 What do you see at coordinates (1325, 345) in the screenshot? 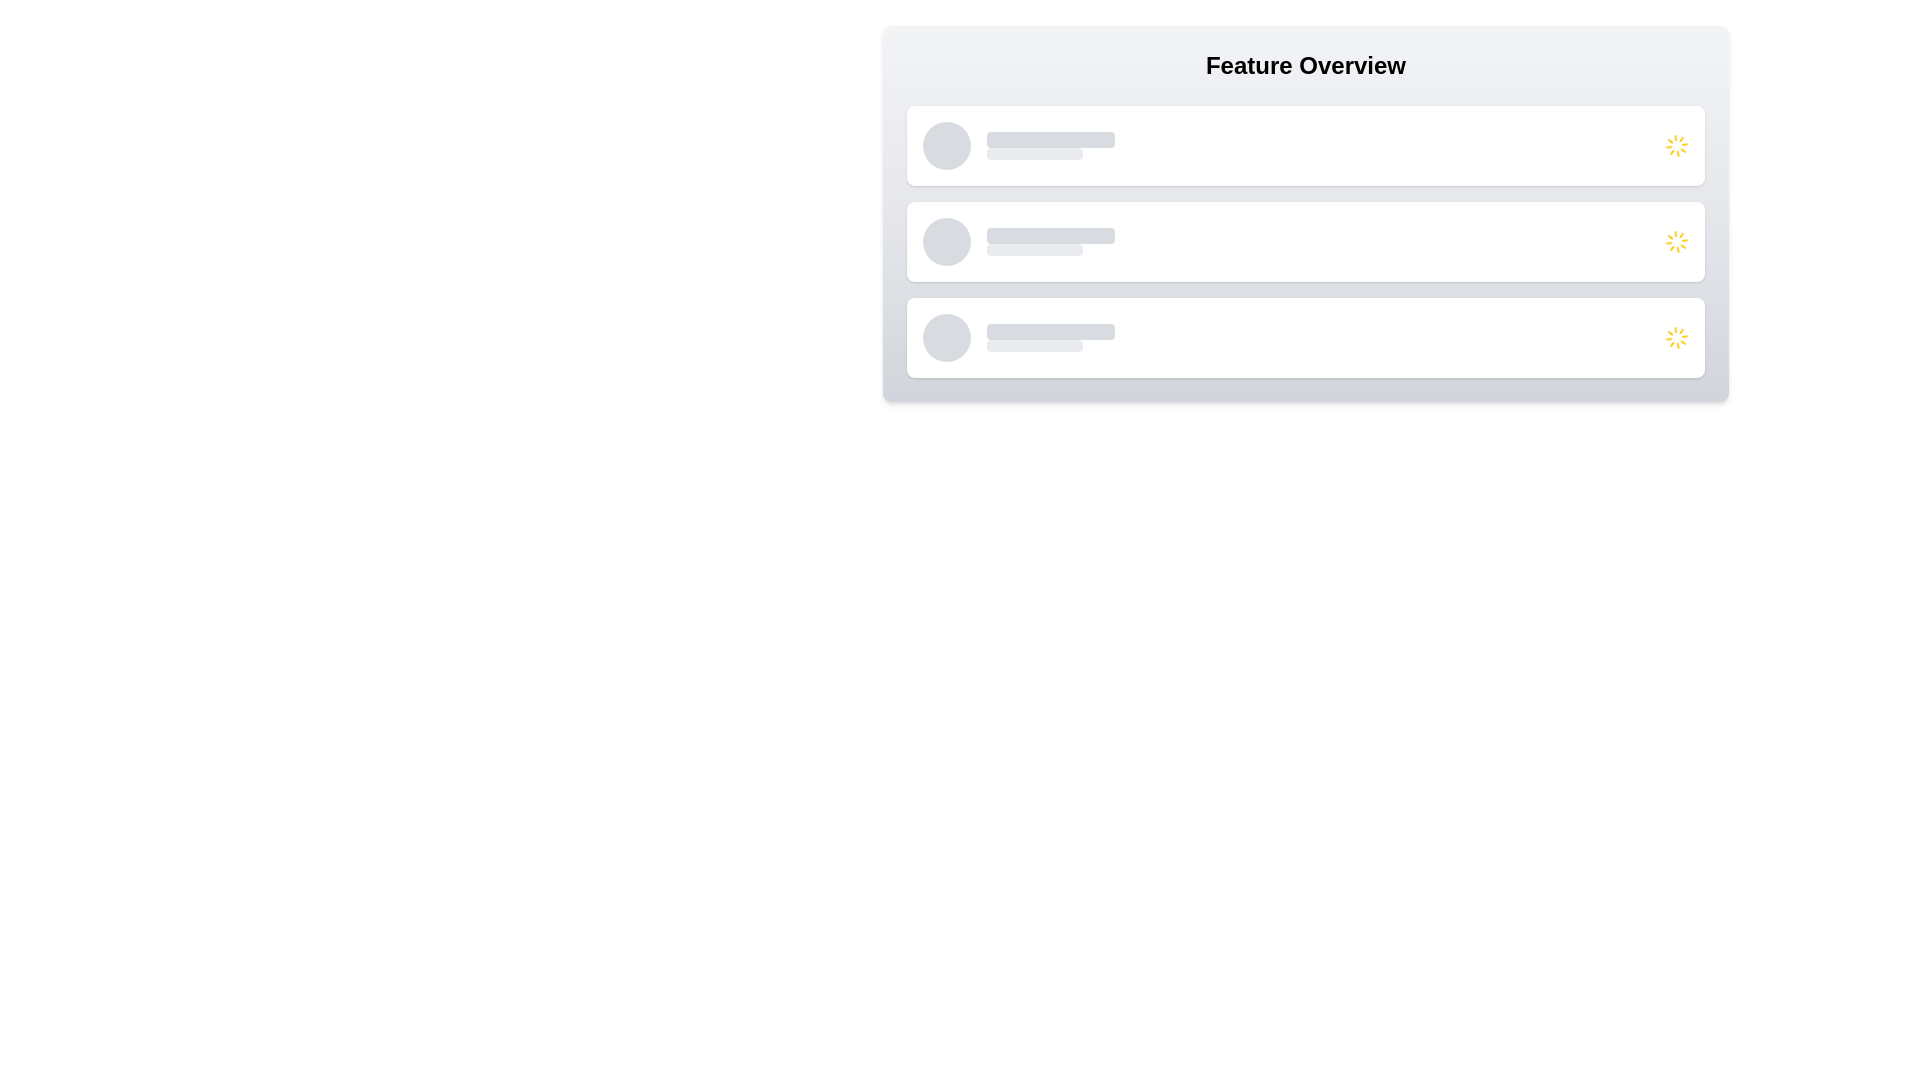
I see `the visual placeholder (animated shimmer bar) located in the third row of the vertically arranged list, which indicates content that is yet to be loaded` at bounding box center [1325, 345].